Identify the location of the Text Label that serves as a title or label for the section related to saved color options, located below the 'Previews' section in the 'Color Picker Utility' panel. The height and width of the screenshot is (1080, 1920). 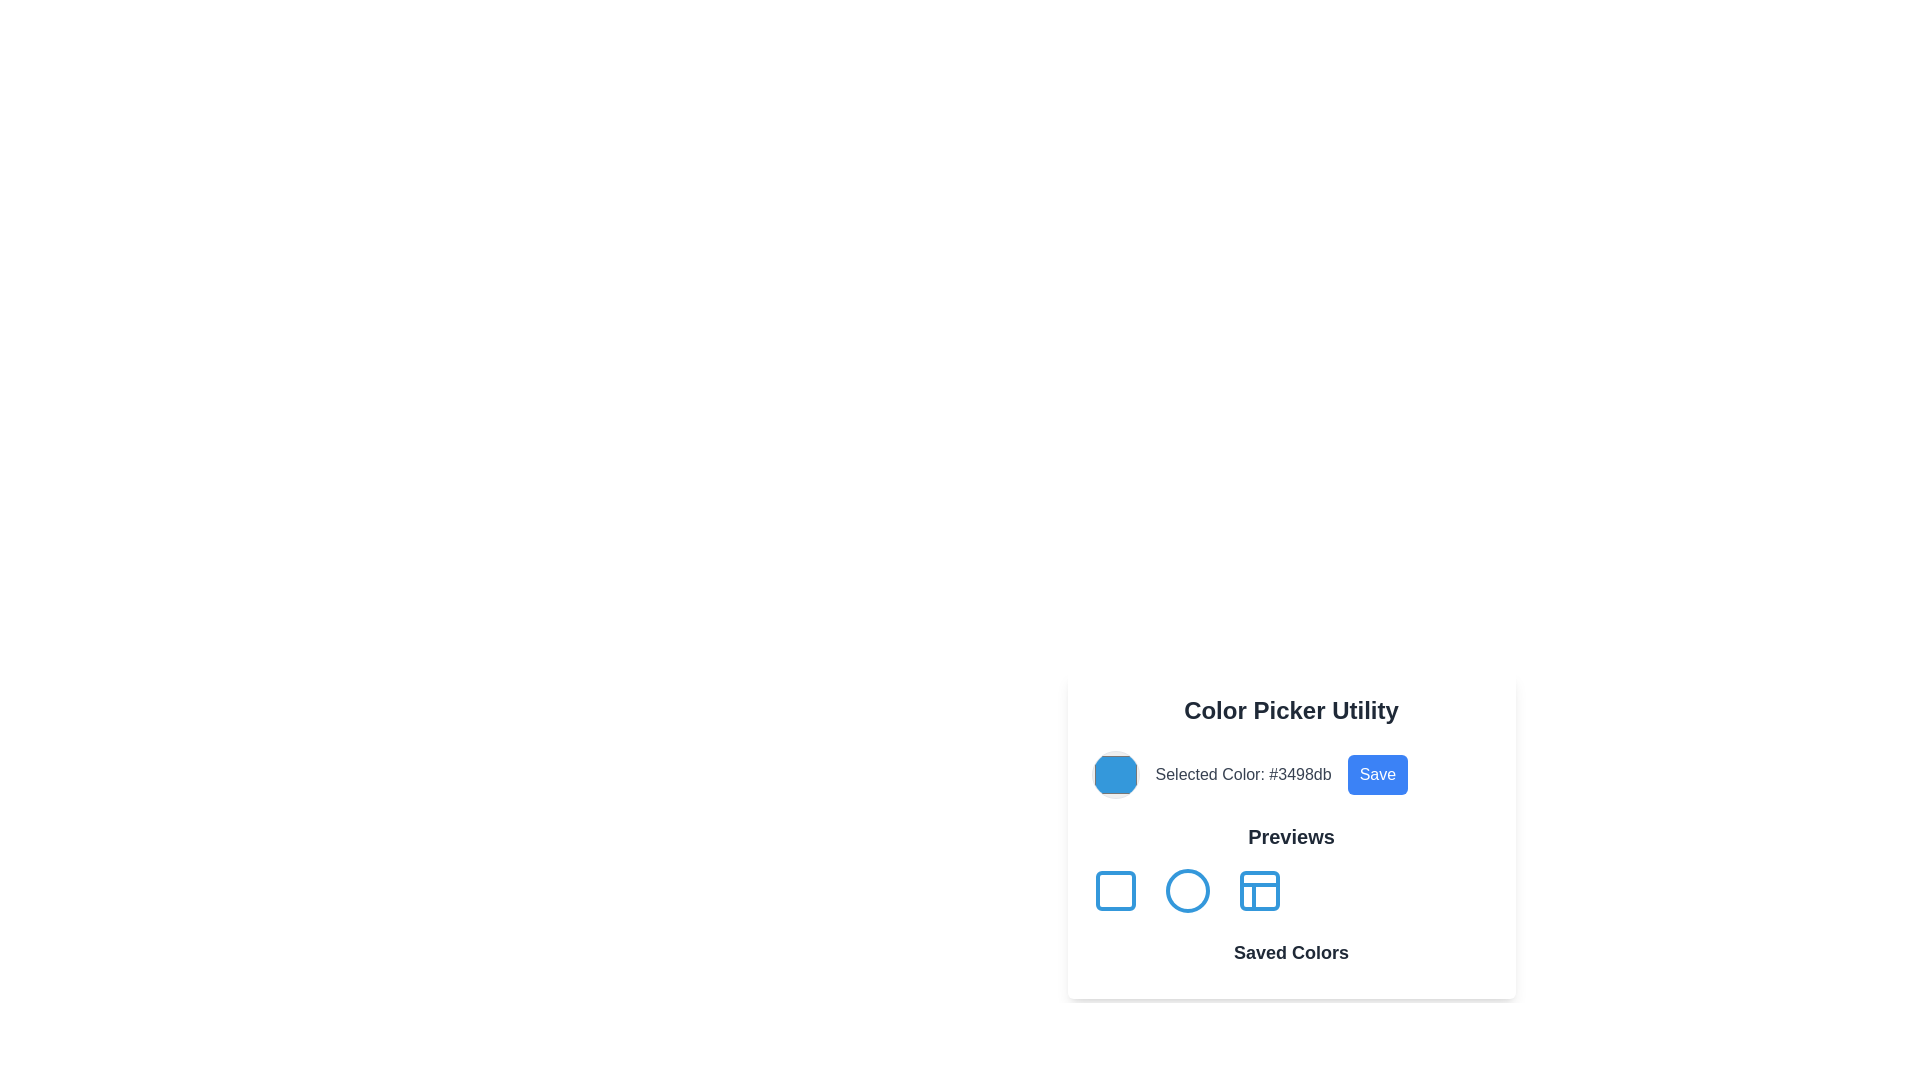
(1291, 955).